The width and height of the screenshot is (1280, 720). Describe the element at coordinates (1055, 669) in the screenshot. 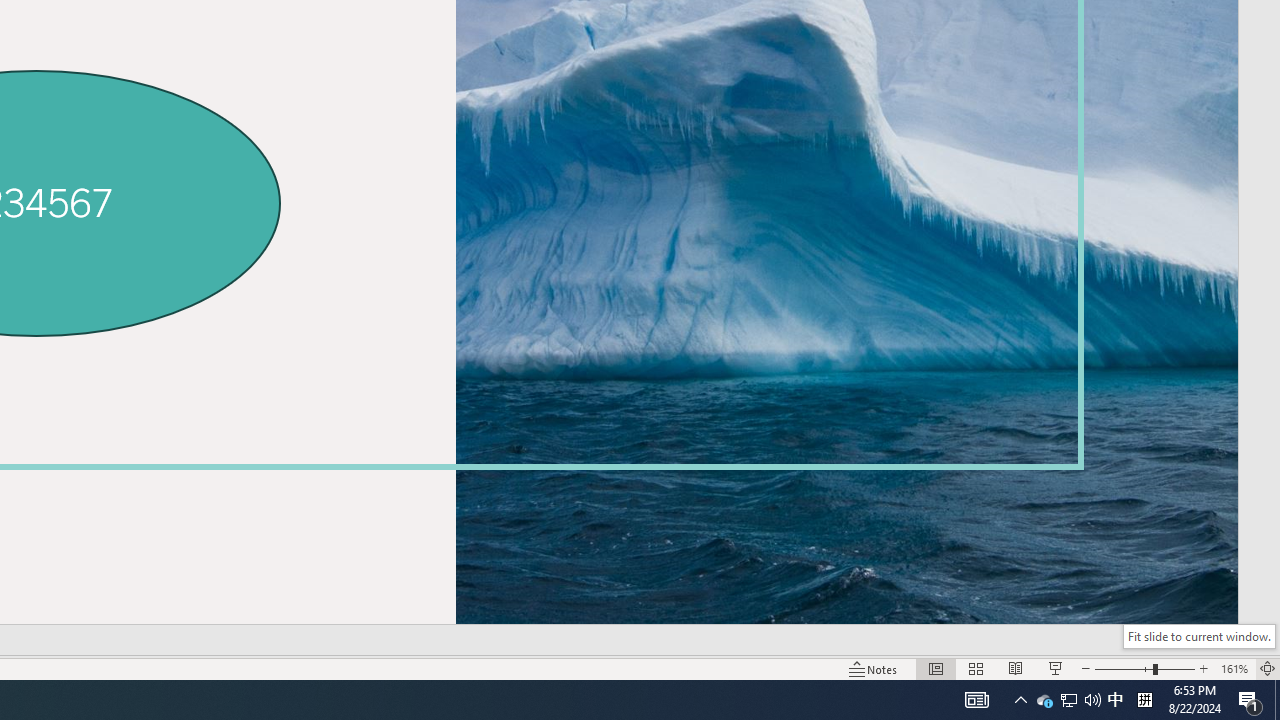

I see `'Slide Show'` at that location.